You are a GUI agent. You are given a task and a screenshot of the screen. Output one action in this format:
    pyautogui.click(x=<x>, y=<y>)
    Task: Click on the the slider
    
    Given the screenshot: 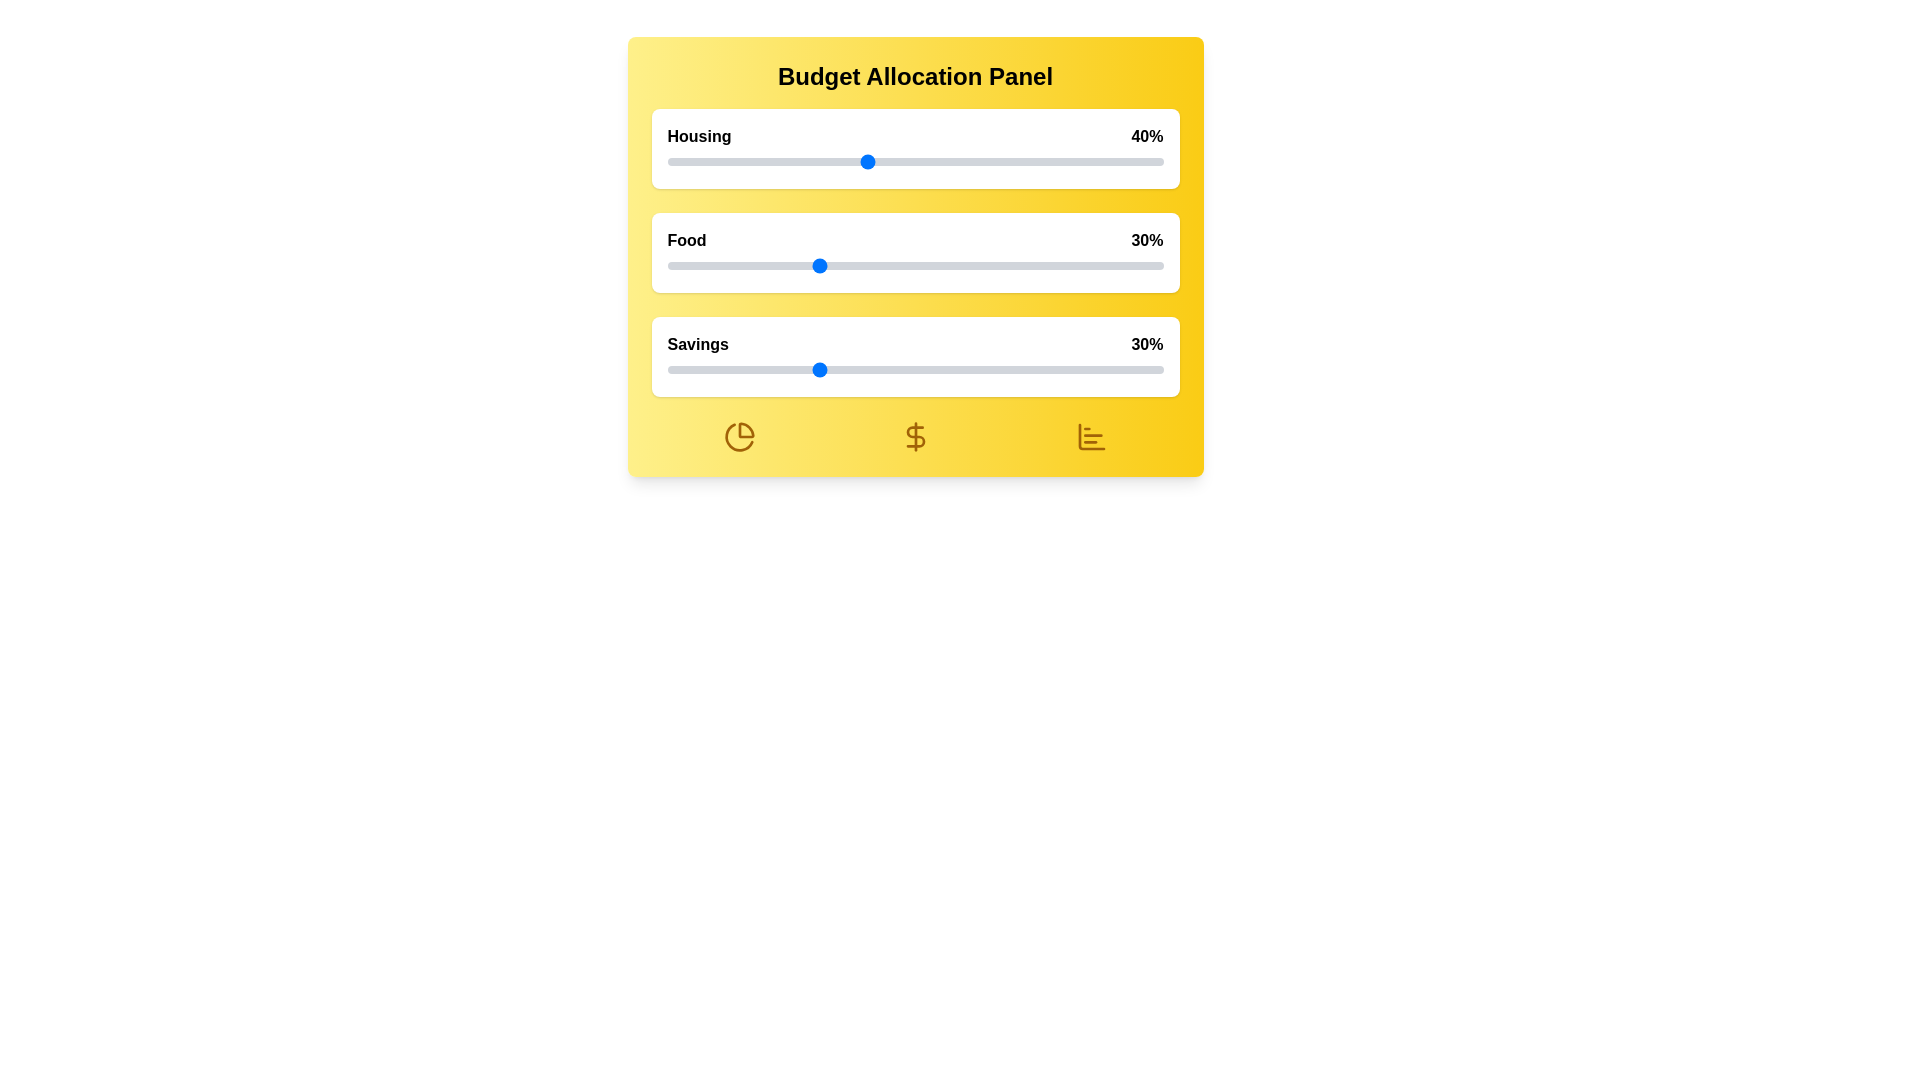 What is the action you would take?
    pyautogui.click(x=875, y=265)
    